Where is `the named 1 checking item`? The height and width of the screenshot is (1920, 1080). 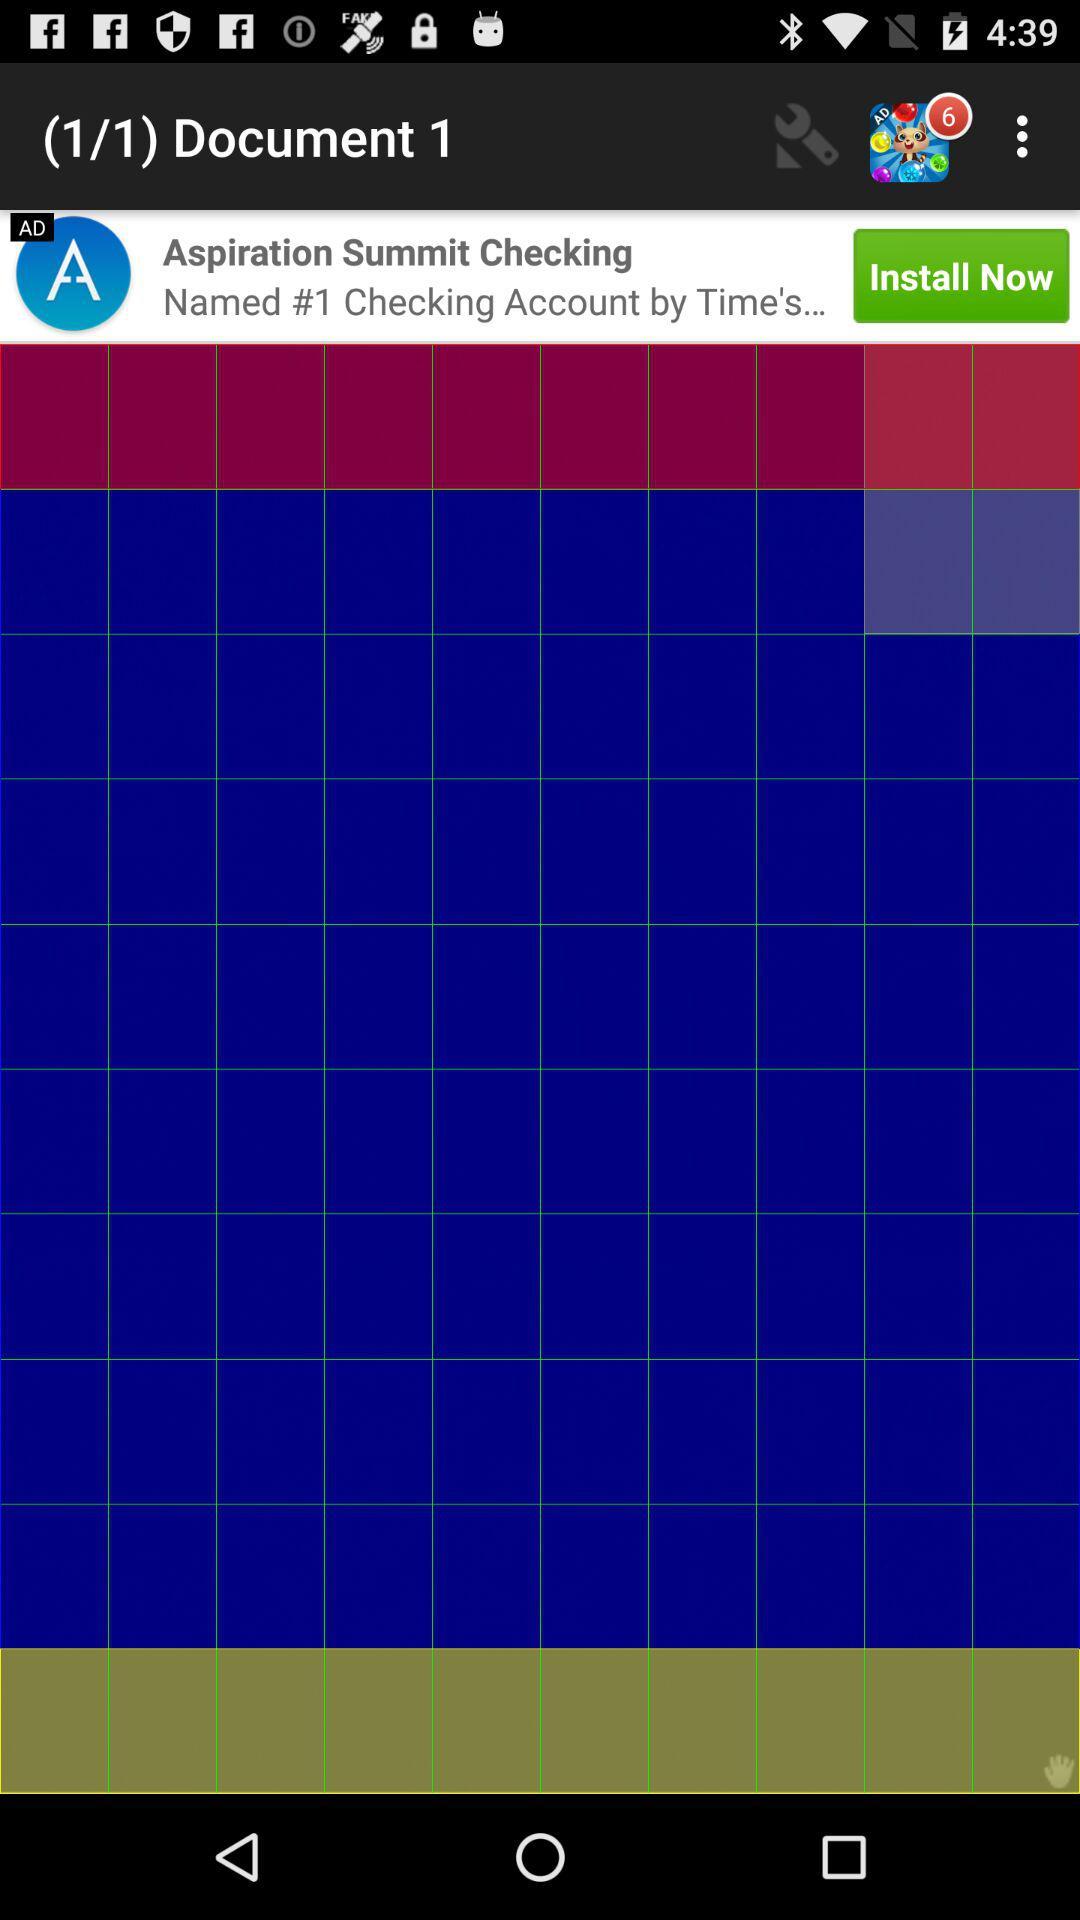
the named 1 checking item is located at coordinates (494, 299).